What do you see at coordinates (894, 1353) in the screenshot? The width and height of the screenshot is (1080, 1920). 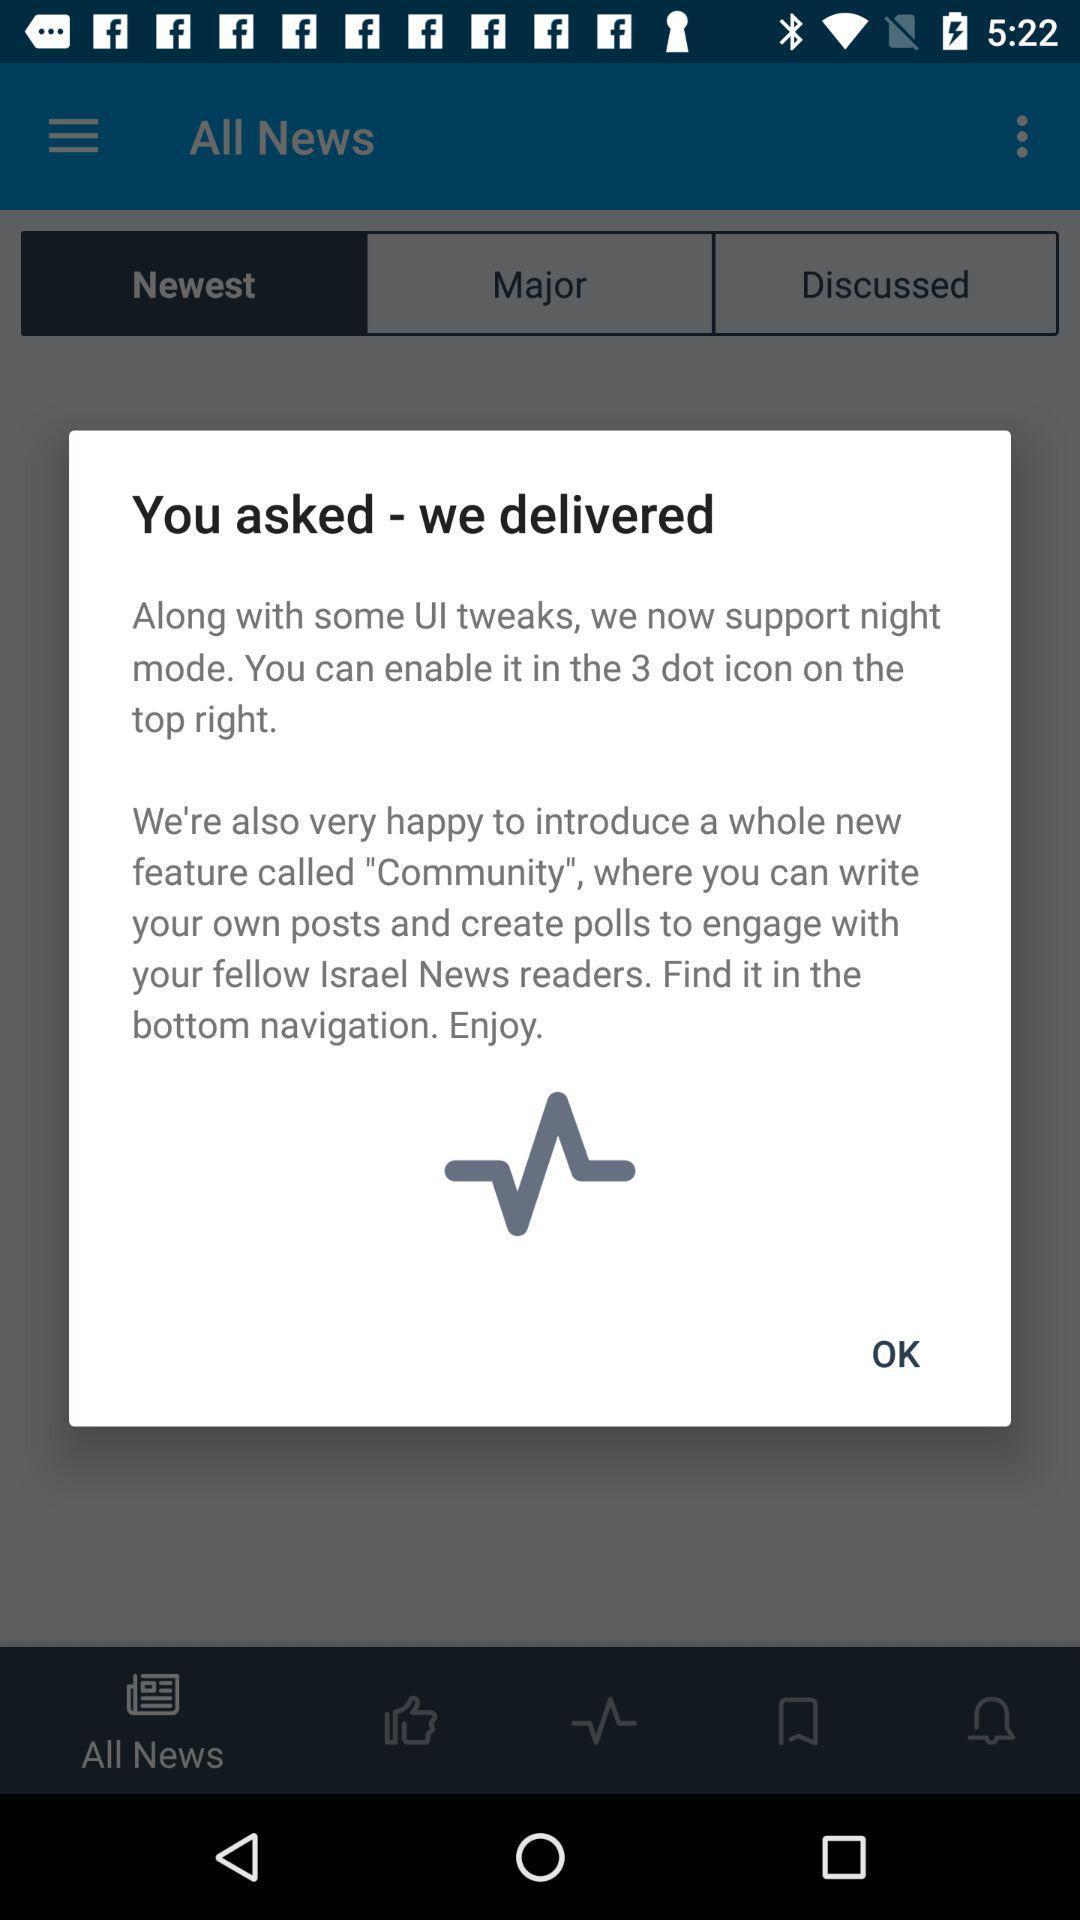 I see `the icon below the along with some` at bounding box center [894, 1353].